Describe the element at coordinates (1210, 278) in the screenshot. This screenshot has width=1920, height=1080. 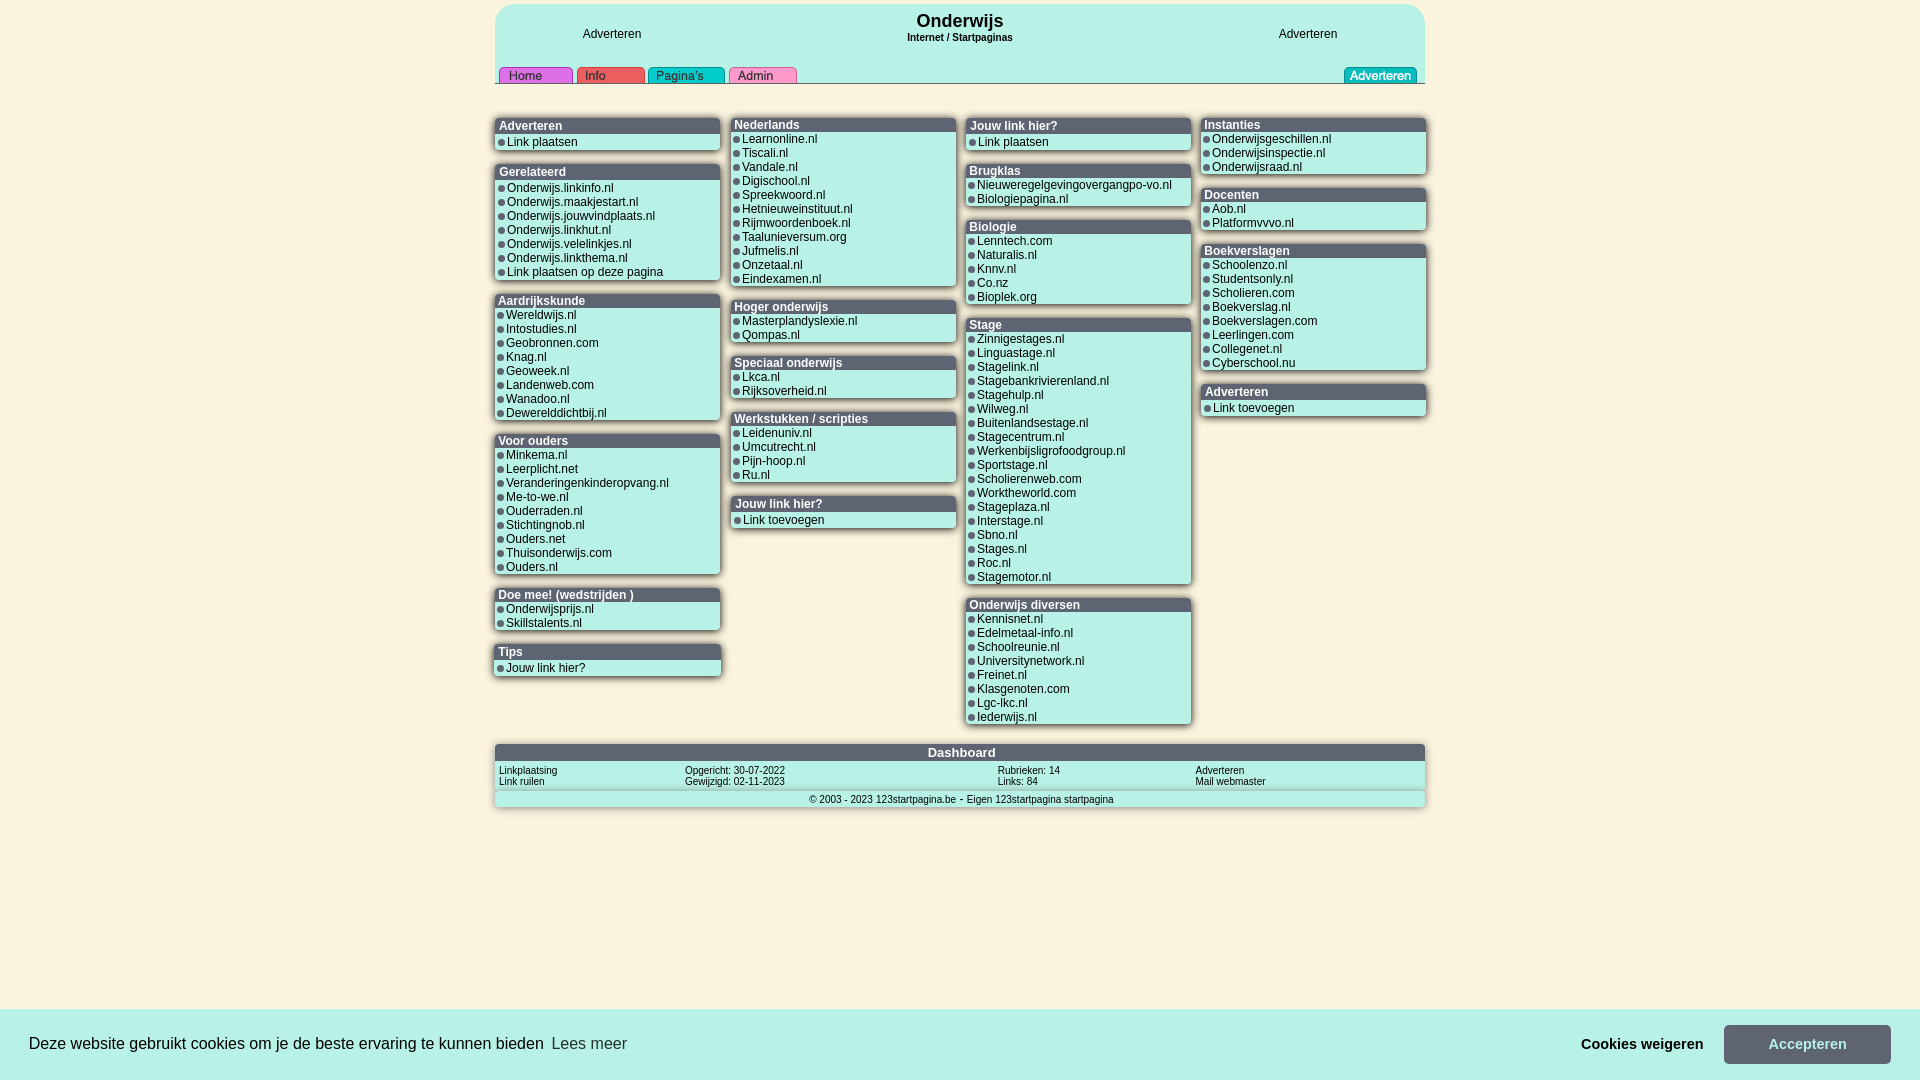
I see `'Studentsonly.nl'` at that location.